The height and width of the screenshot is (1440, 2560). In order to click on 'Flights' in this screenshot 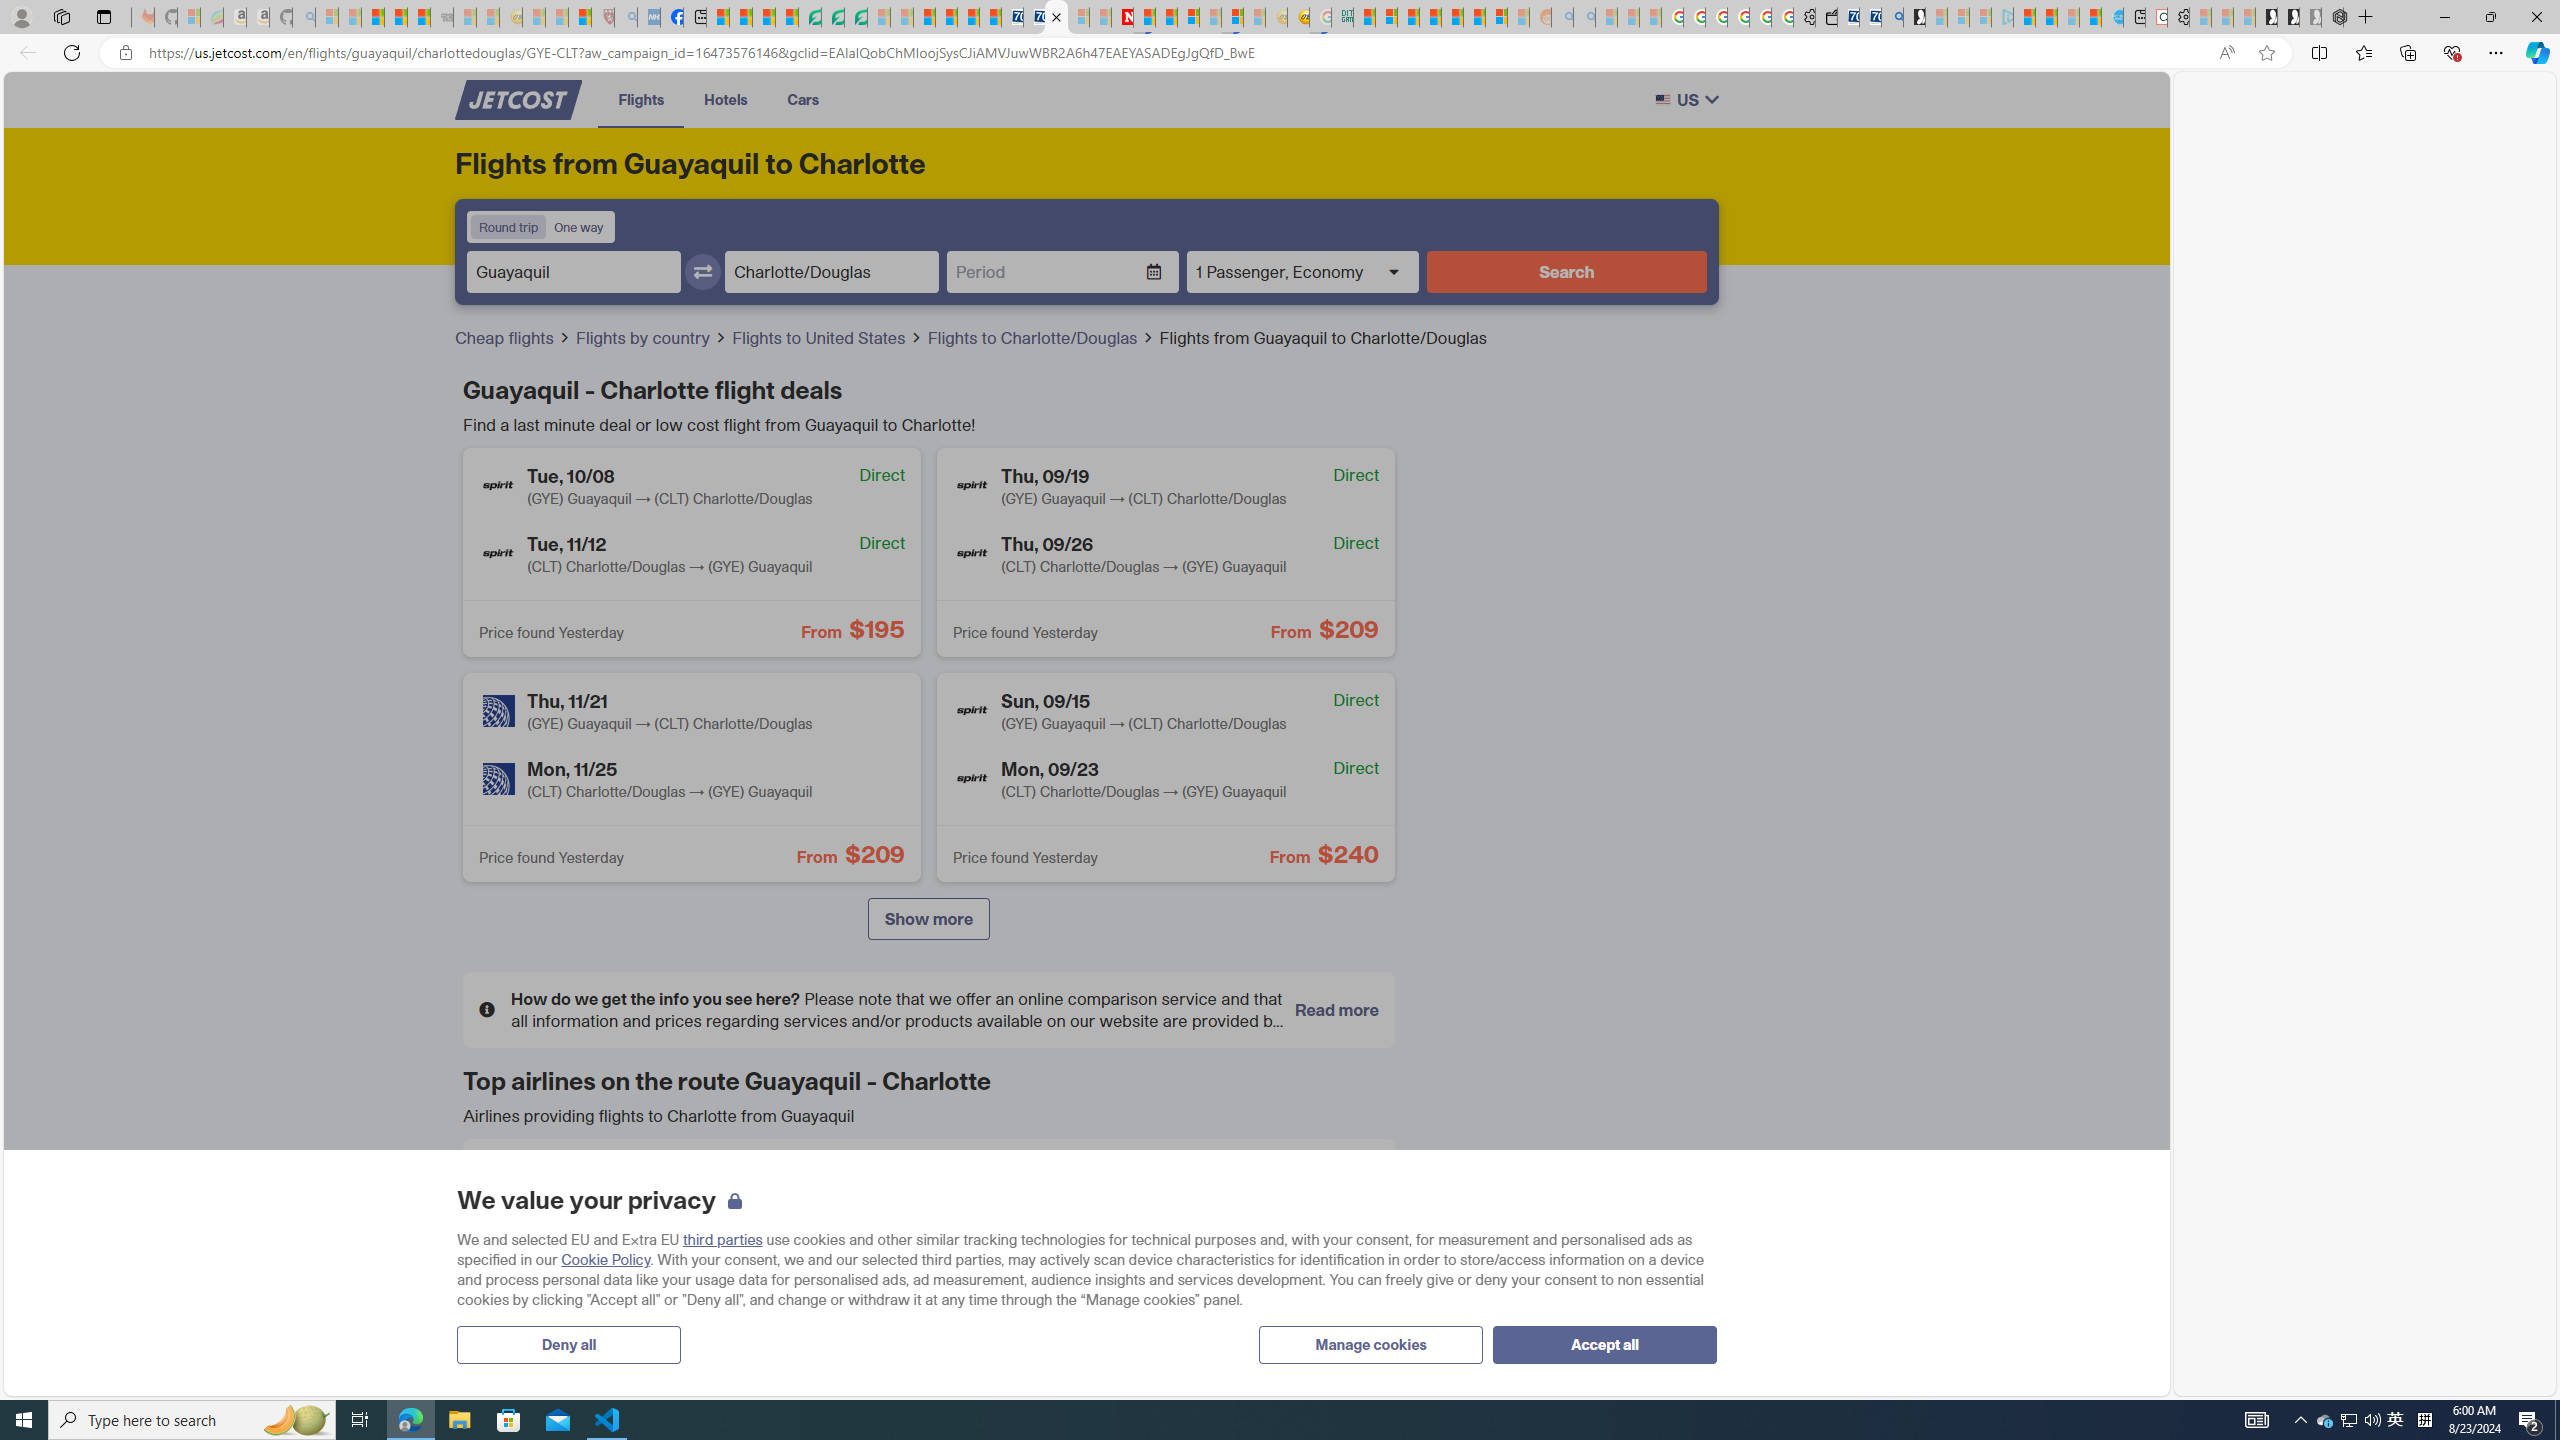, I will do `click(641, 99)`.